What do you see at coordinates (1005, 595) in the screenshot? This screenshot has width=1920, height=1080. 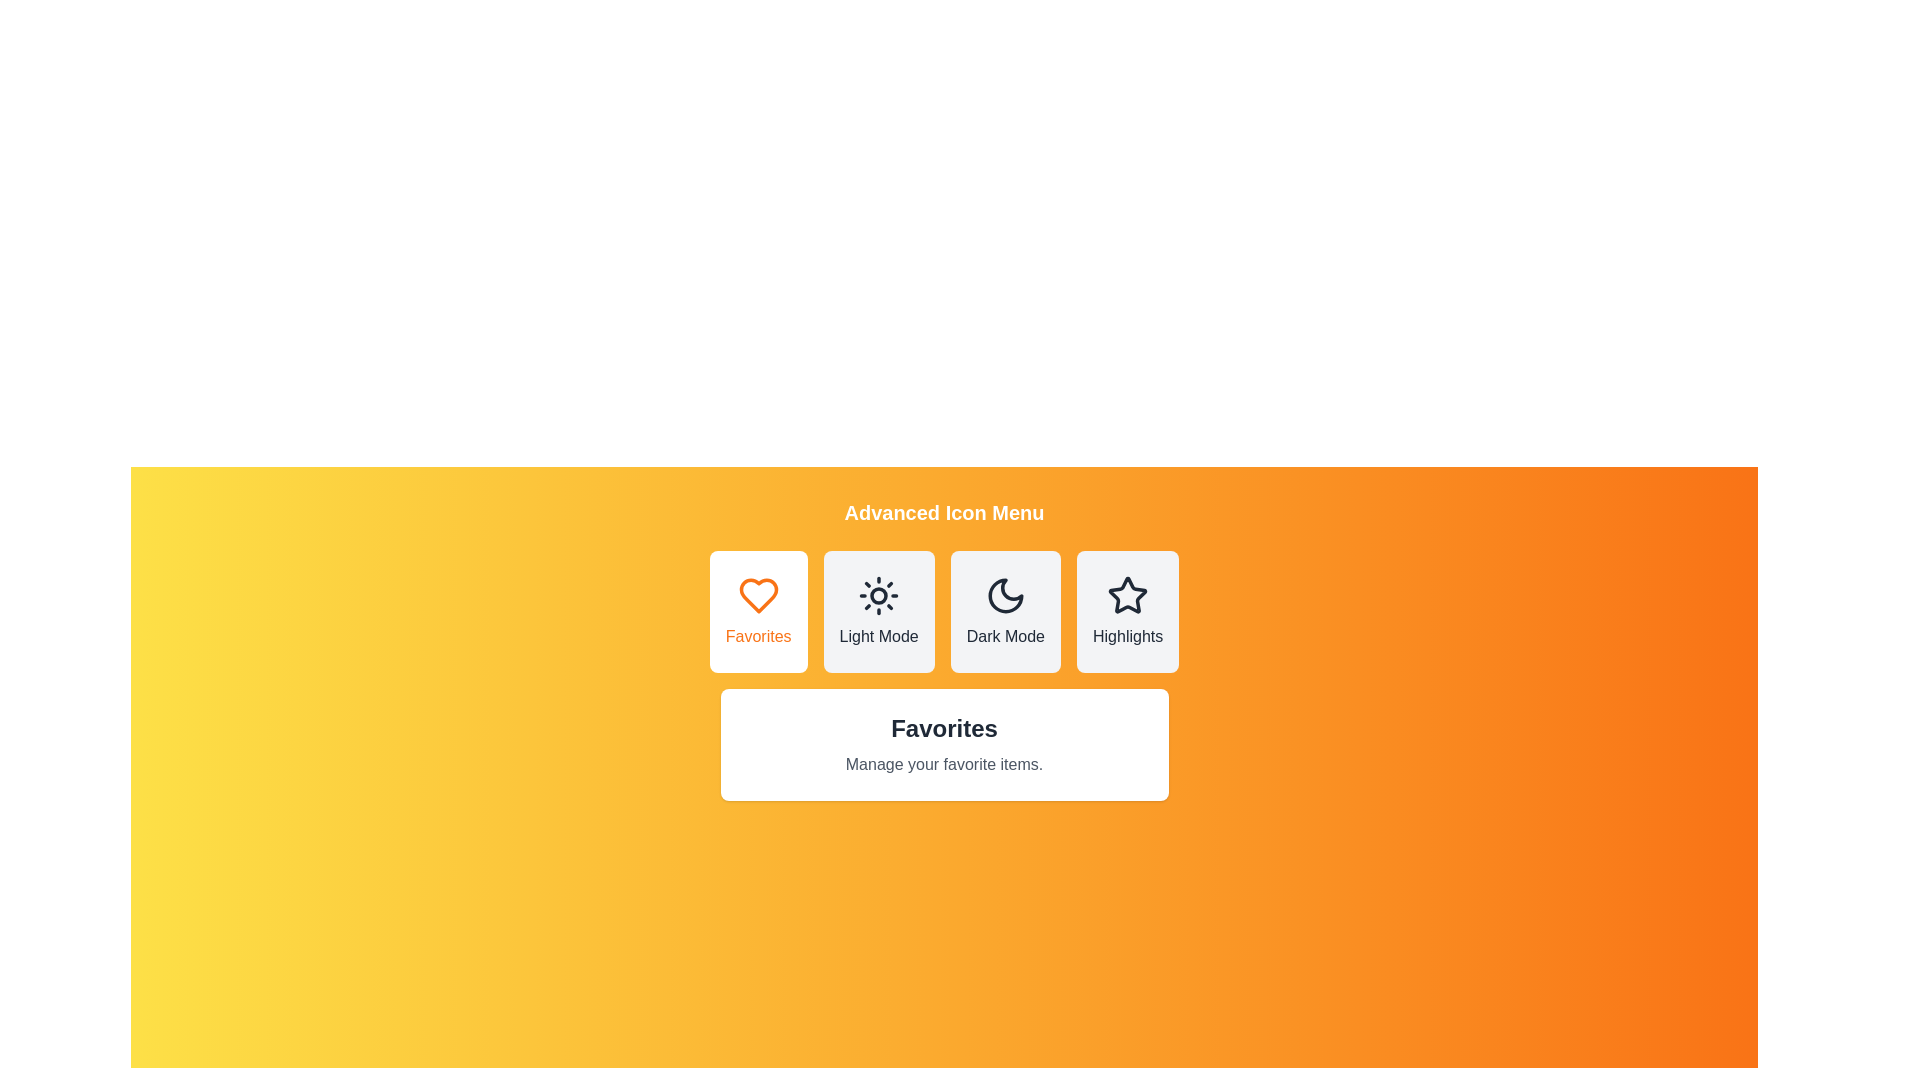 I see `the crescent moon icon representing the 'Dark Mode' option by moving the cursor to its center` at bounding box center [1005, 595].